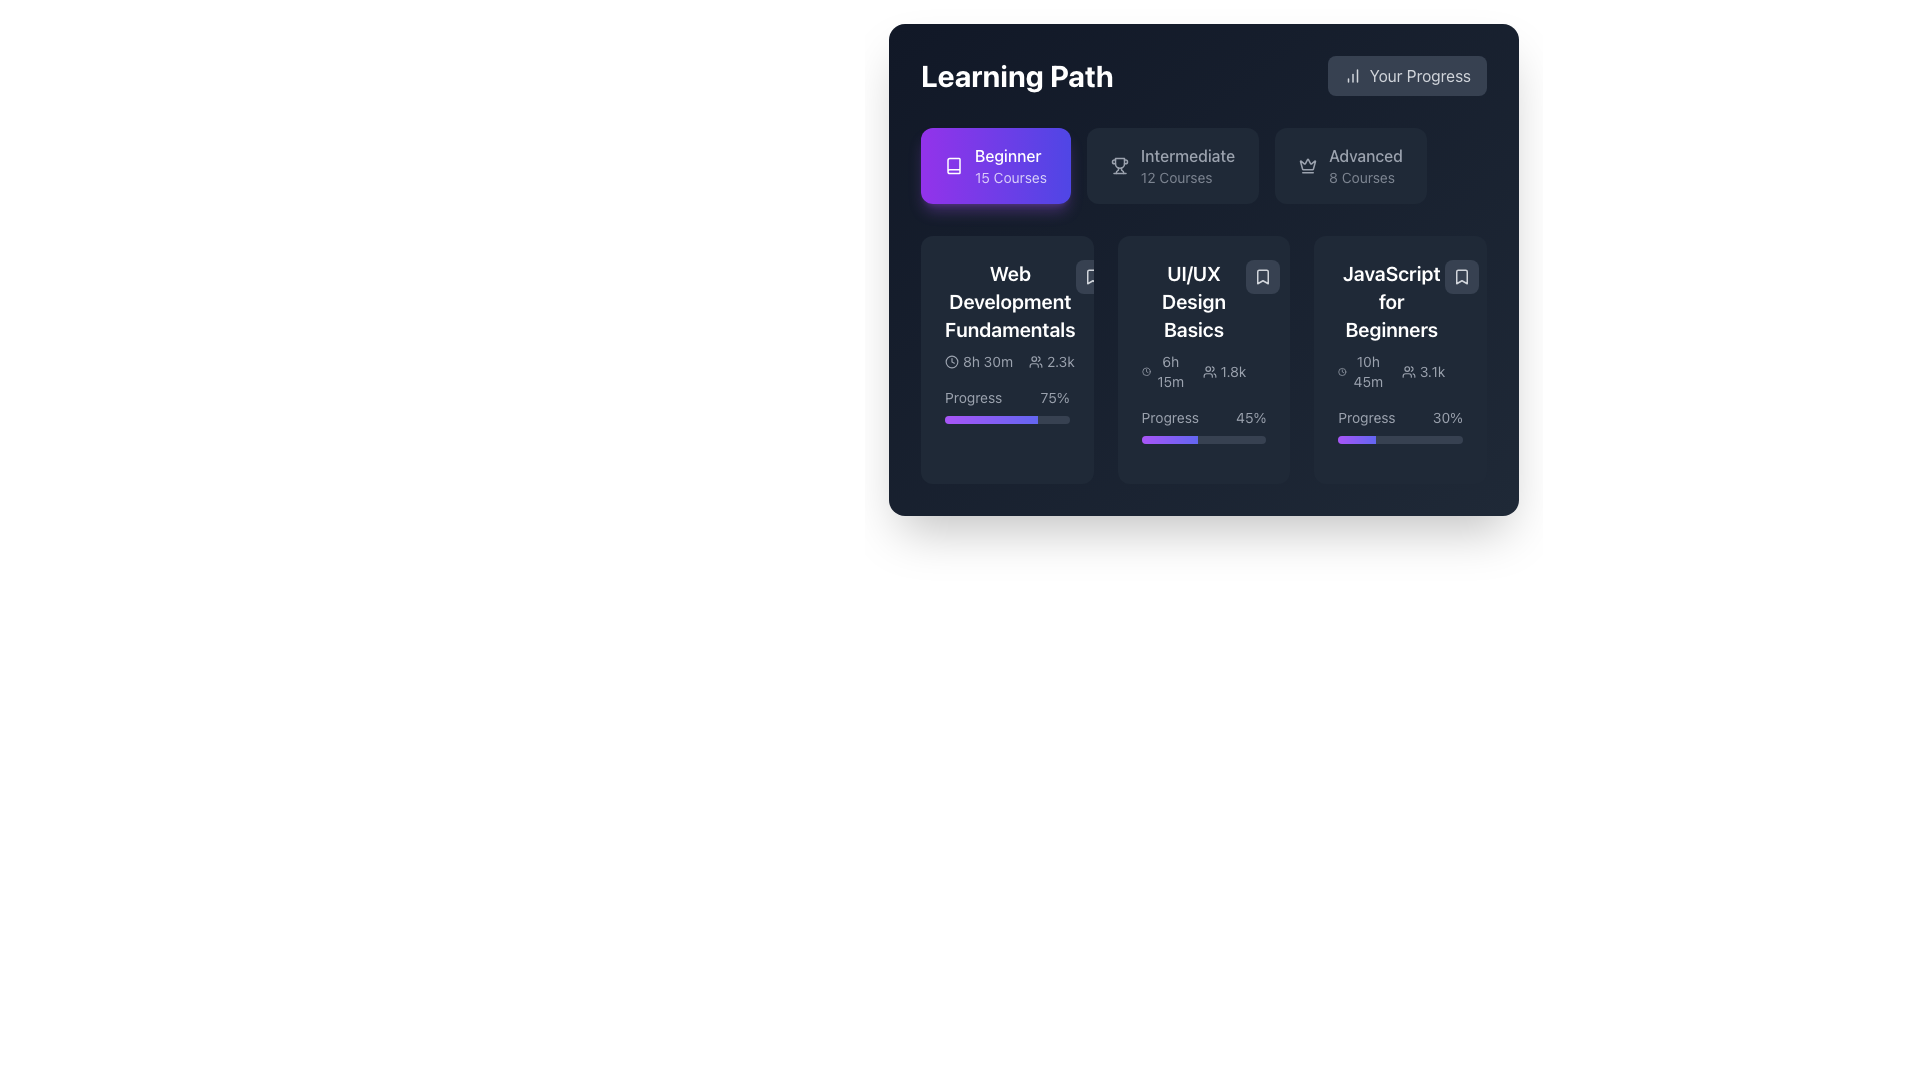 This screenshot has height=1080, width=1920. Describe the element at coordinates (1387, 438) in the screenshot. I see `the progress value` at that location.